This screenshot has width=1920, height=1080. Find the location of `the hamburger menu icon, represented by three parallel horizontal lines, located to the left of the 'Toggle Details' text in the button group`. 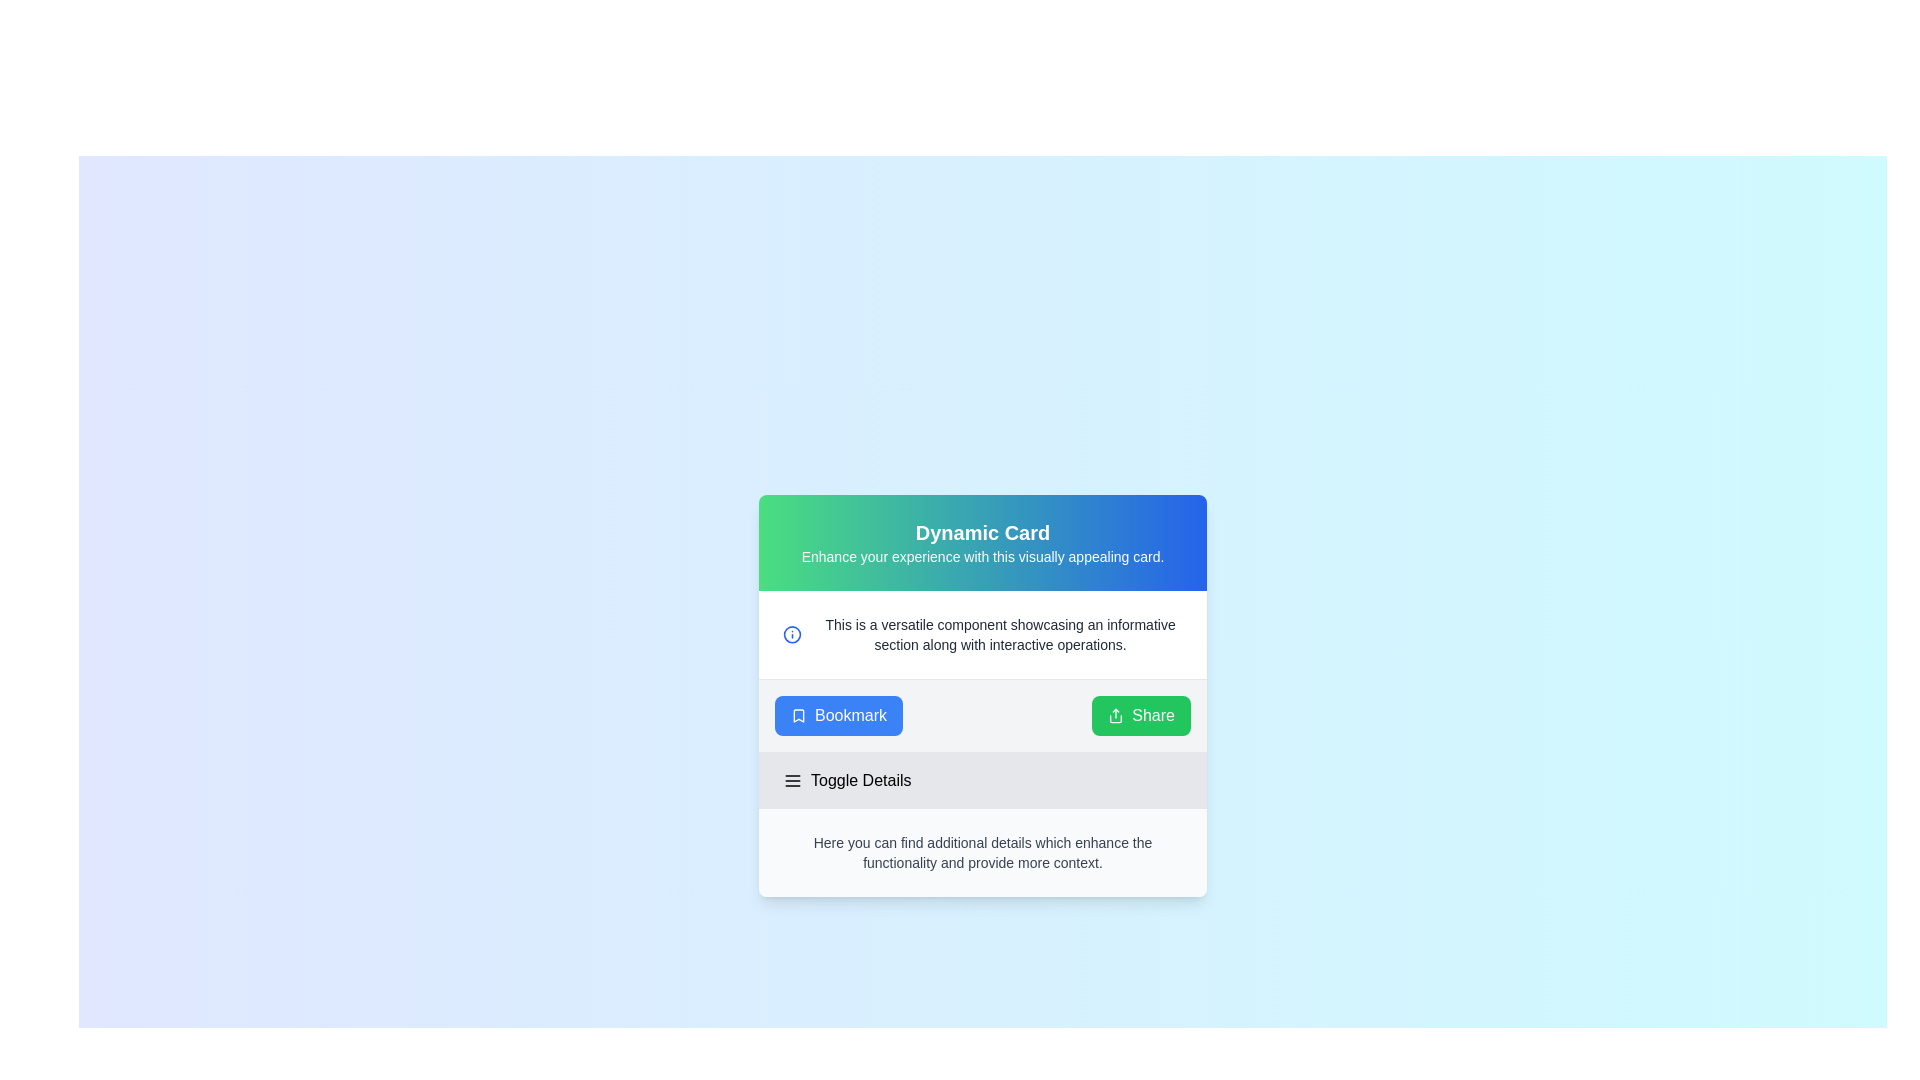

the hamburger menu icon, represented by three parallel horizontal lines, located to the left of the 'Toggle Details' text in the button group is located at coordinates (791, 779).